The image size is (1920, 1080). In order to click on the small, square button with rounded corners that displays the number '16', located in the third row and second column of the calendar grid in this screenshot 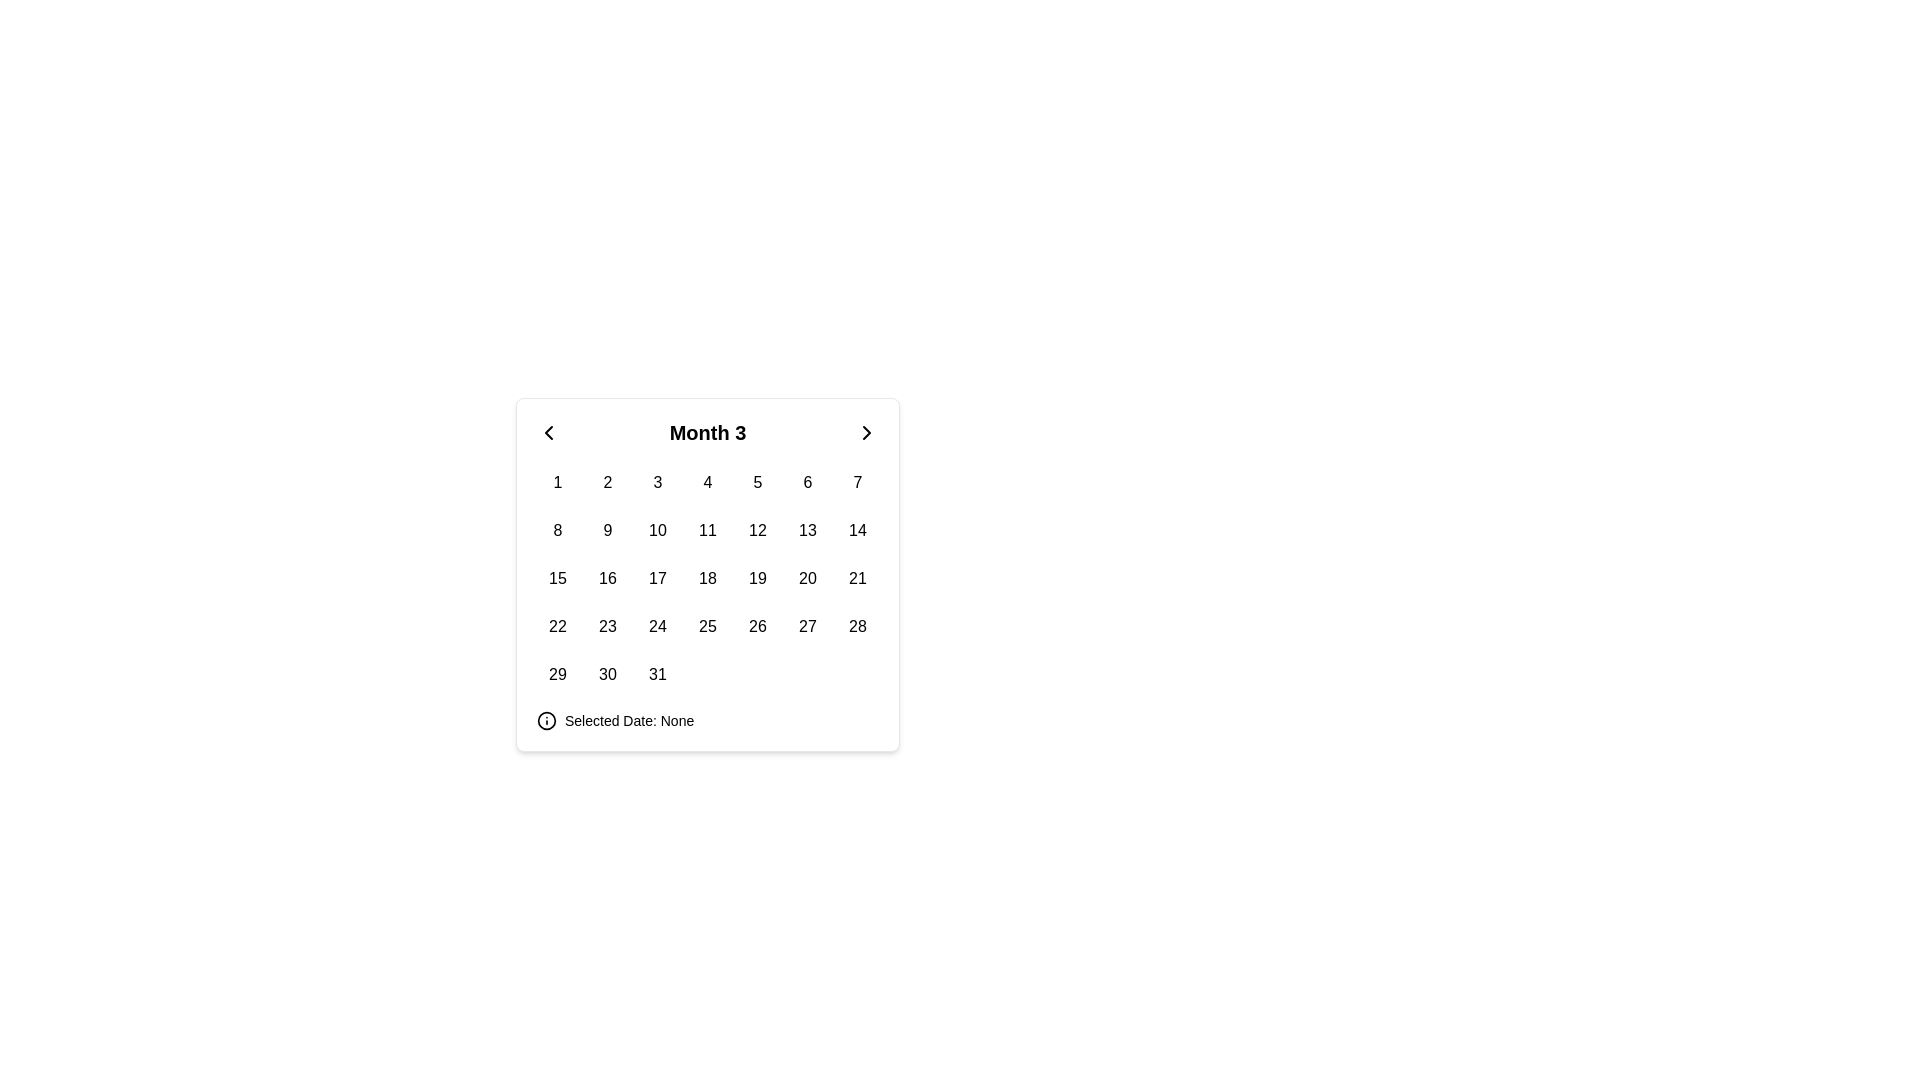, I will do `click(607, 578)`.